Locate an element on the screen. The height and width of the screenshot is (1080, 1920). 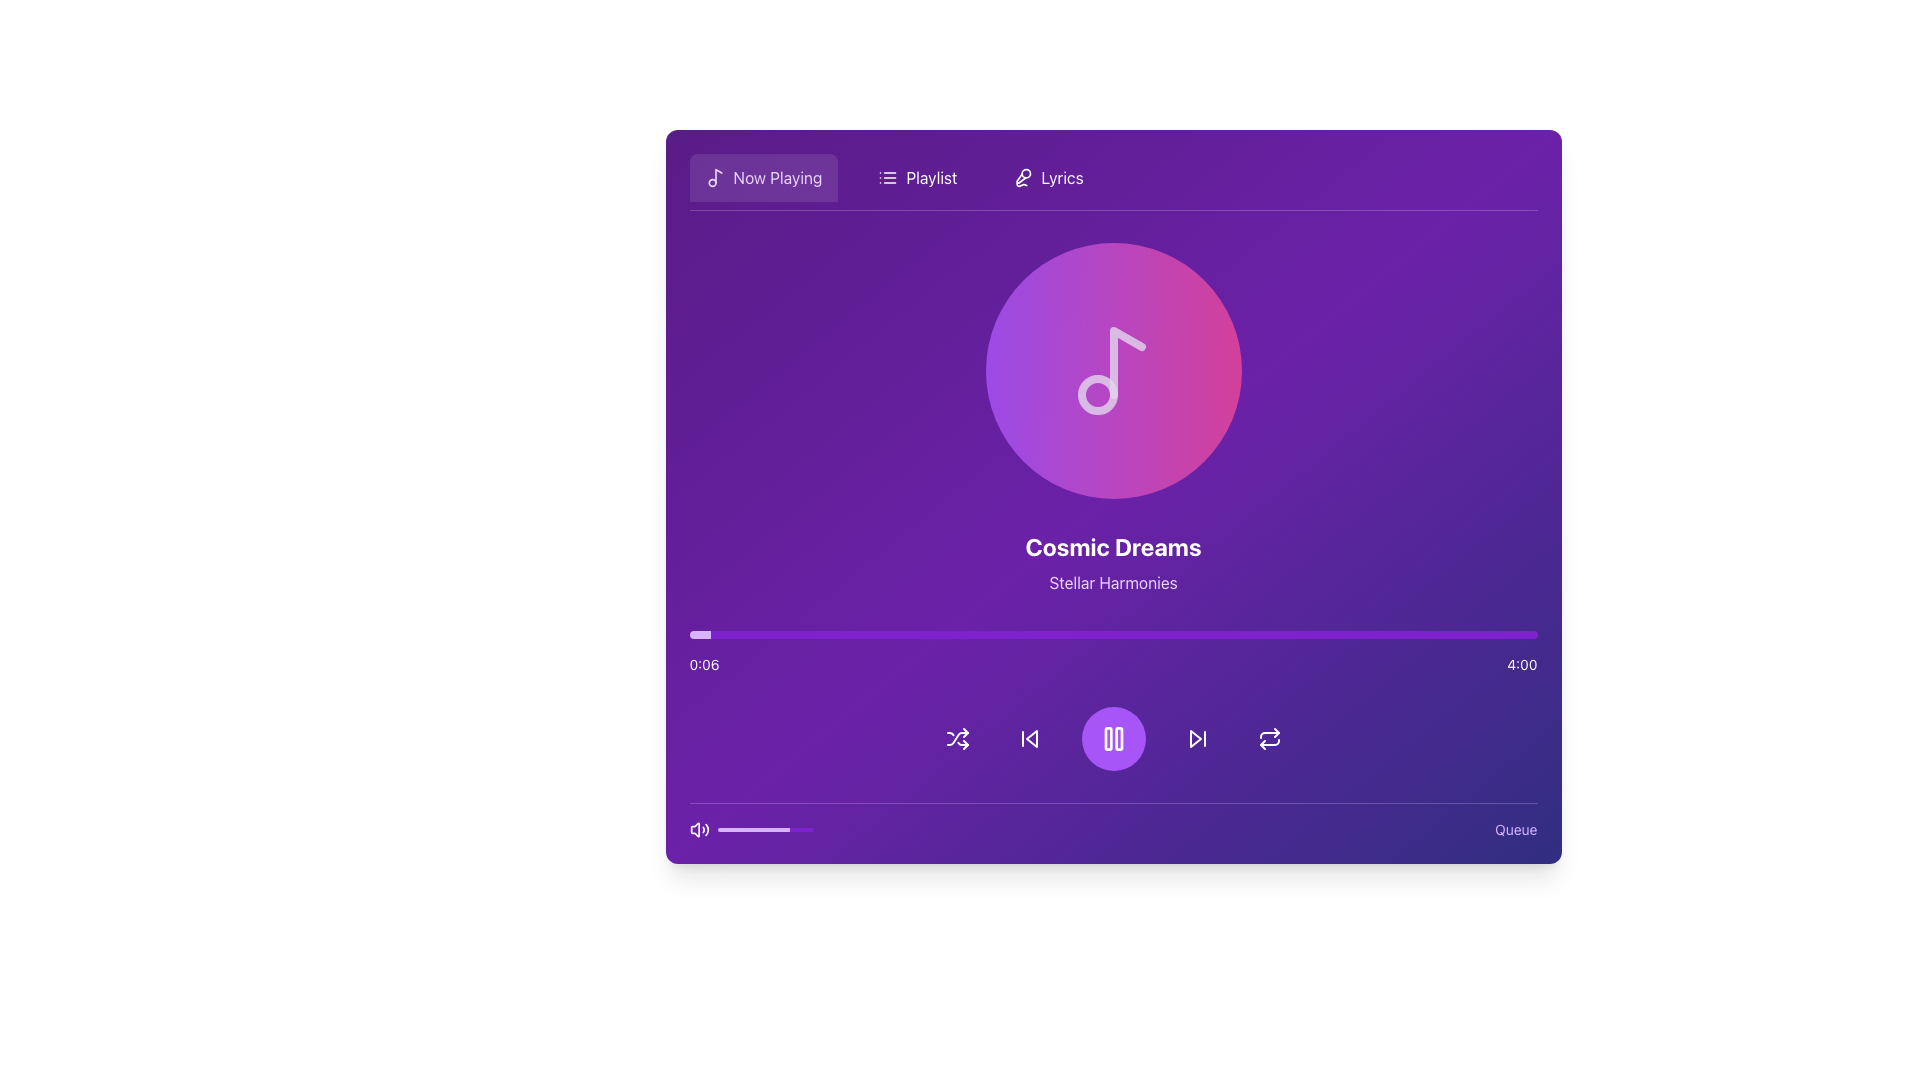
the skip-backward button, which is the third icon from the left in the playback control panel, featuring a triangular play button pointing left with a vertical line on its right, against a purple background is located at coordinates (1029, 739).